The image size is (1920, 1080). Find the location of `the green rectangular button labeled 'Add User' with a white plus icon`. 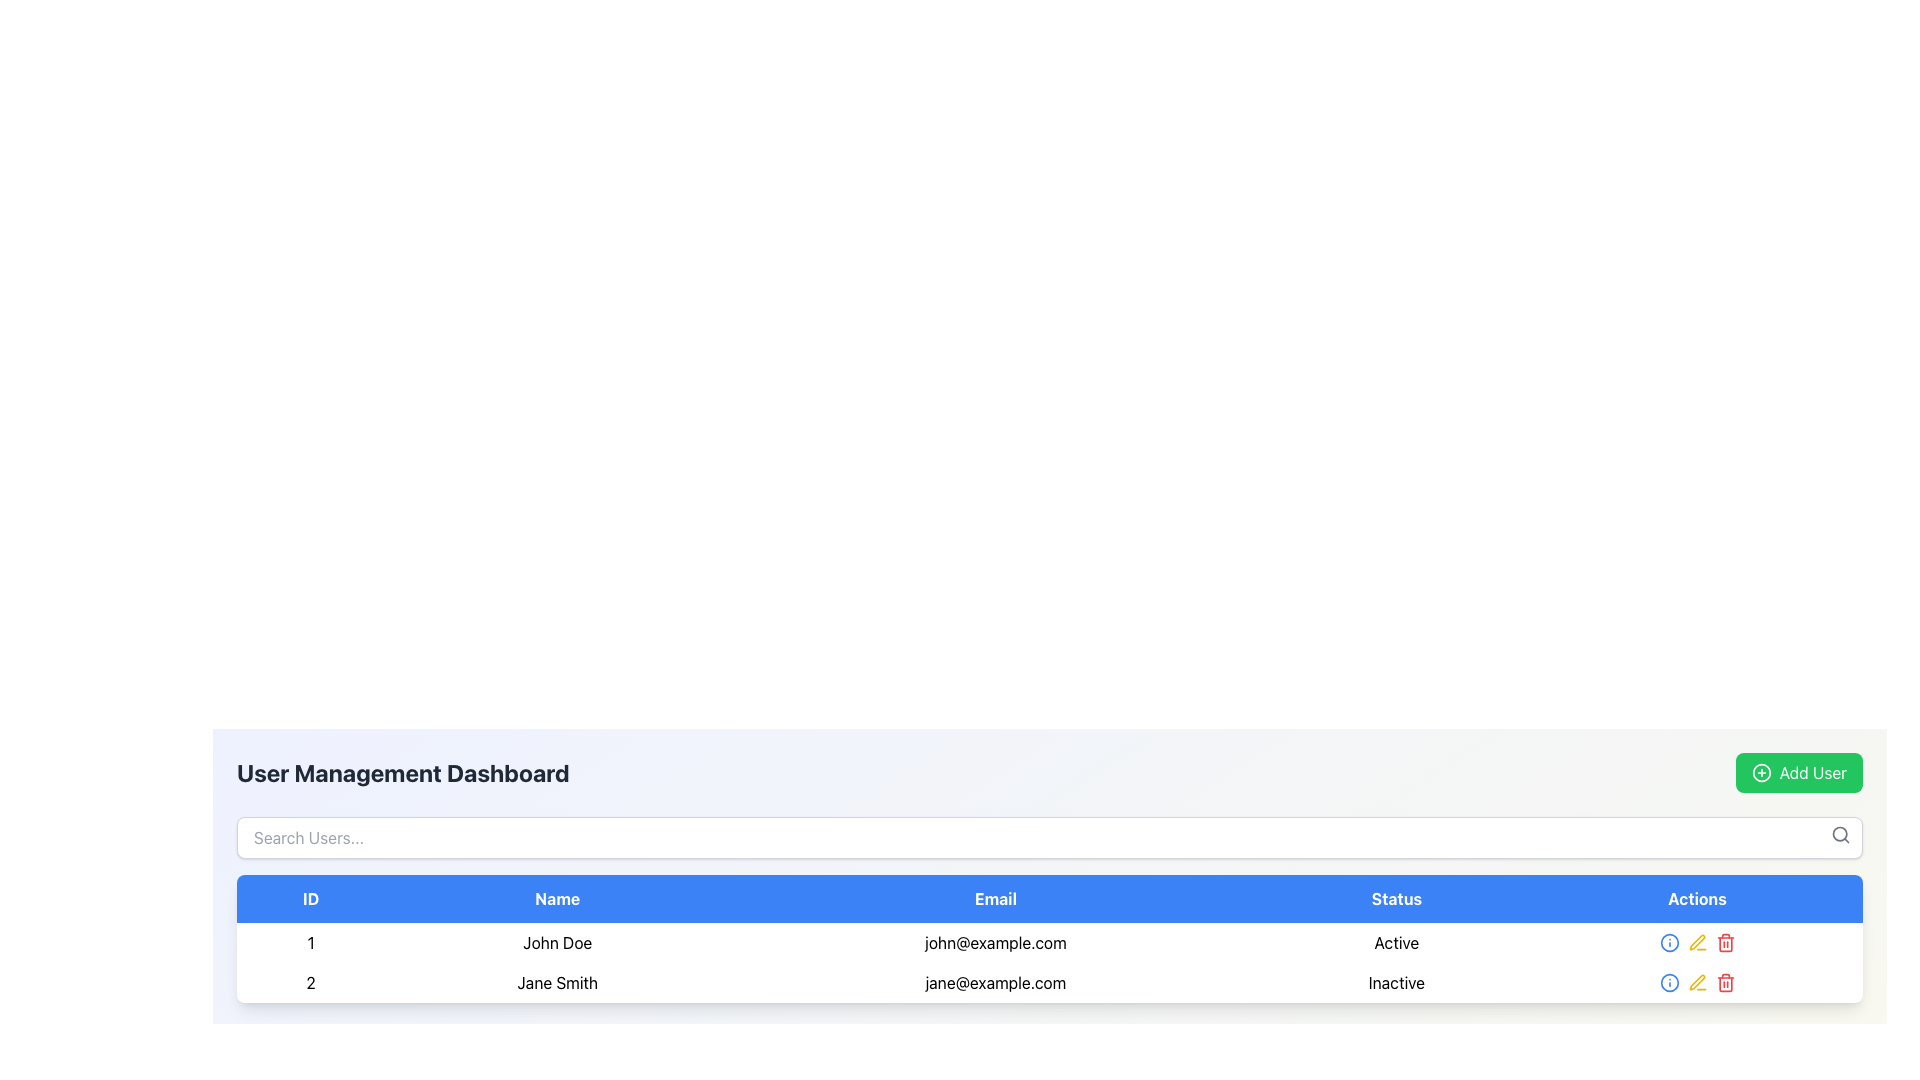

the green rectangular button labeled 'Add User' with a white plus icon is located at coordinates (1799, 771).